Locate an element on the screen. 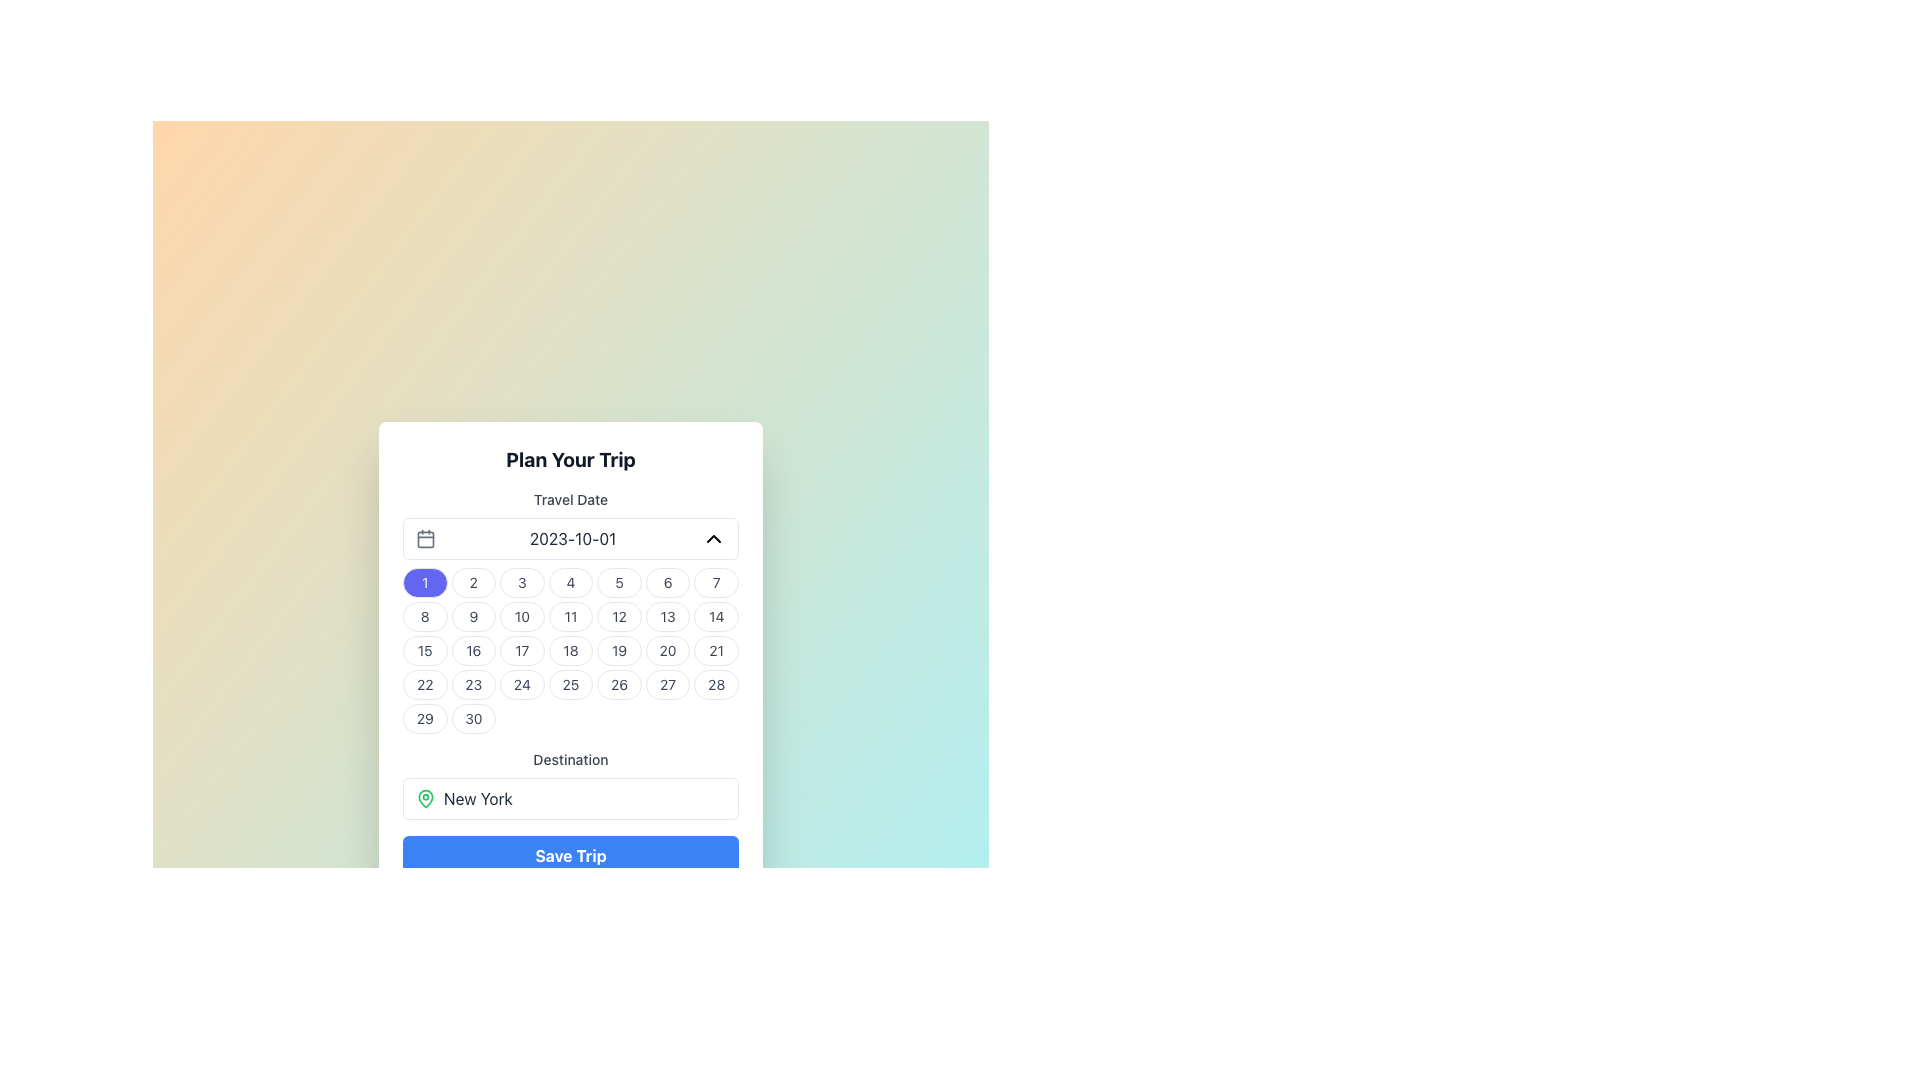 Image resolution: width=1920 pixels, height=1080 pixels. the Text label that indicates the input field for specifying the destination, which is centrally located in the form layout, directly below the 'Travel Date' section is located at coordinates (570, 759).